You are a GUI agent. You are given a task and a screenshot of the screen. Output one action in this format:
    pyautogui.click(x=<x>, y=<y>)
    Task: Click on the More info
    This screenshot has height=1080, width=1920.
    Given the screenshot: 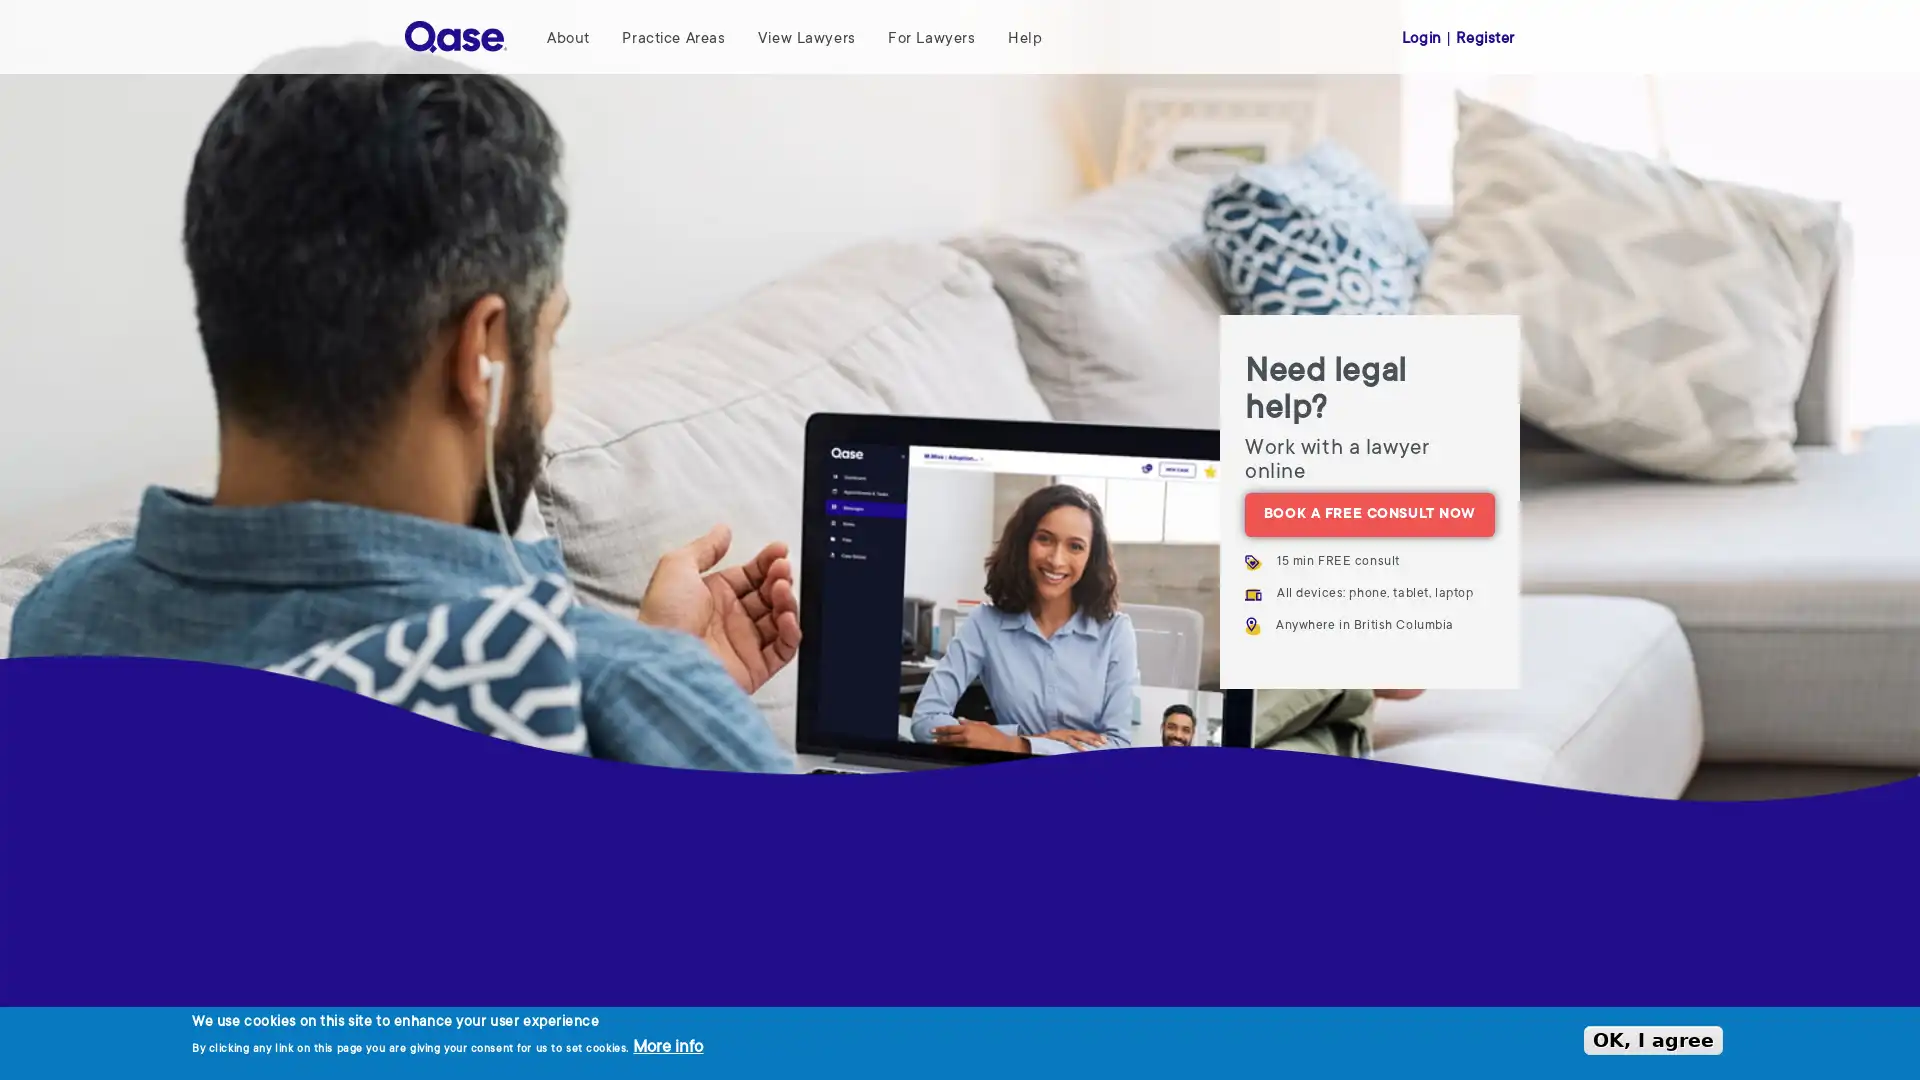 What is the action you would take?
    pyautogui.click(x=667, y=1047)
    